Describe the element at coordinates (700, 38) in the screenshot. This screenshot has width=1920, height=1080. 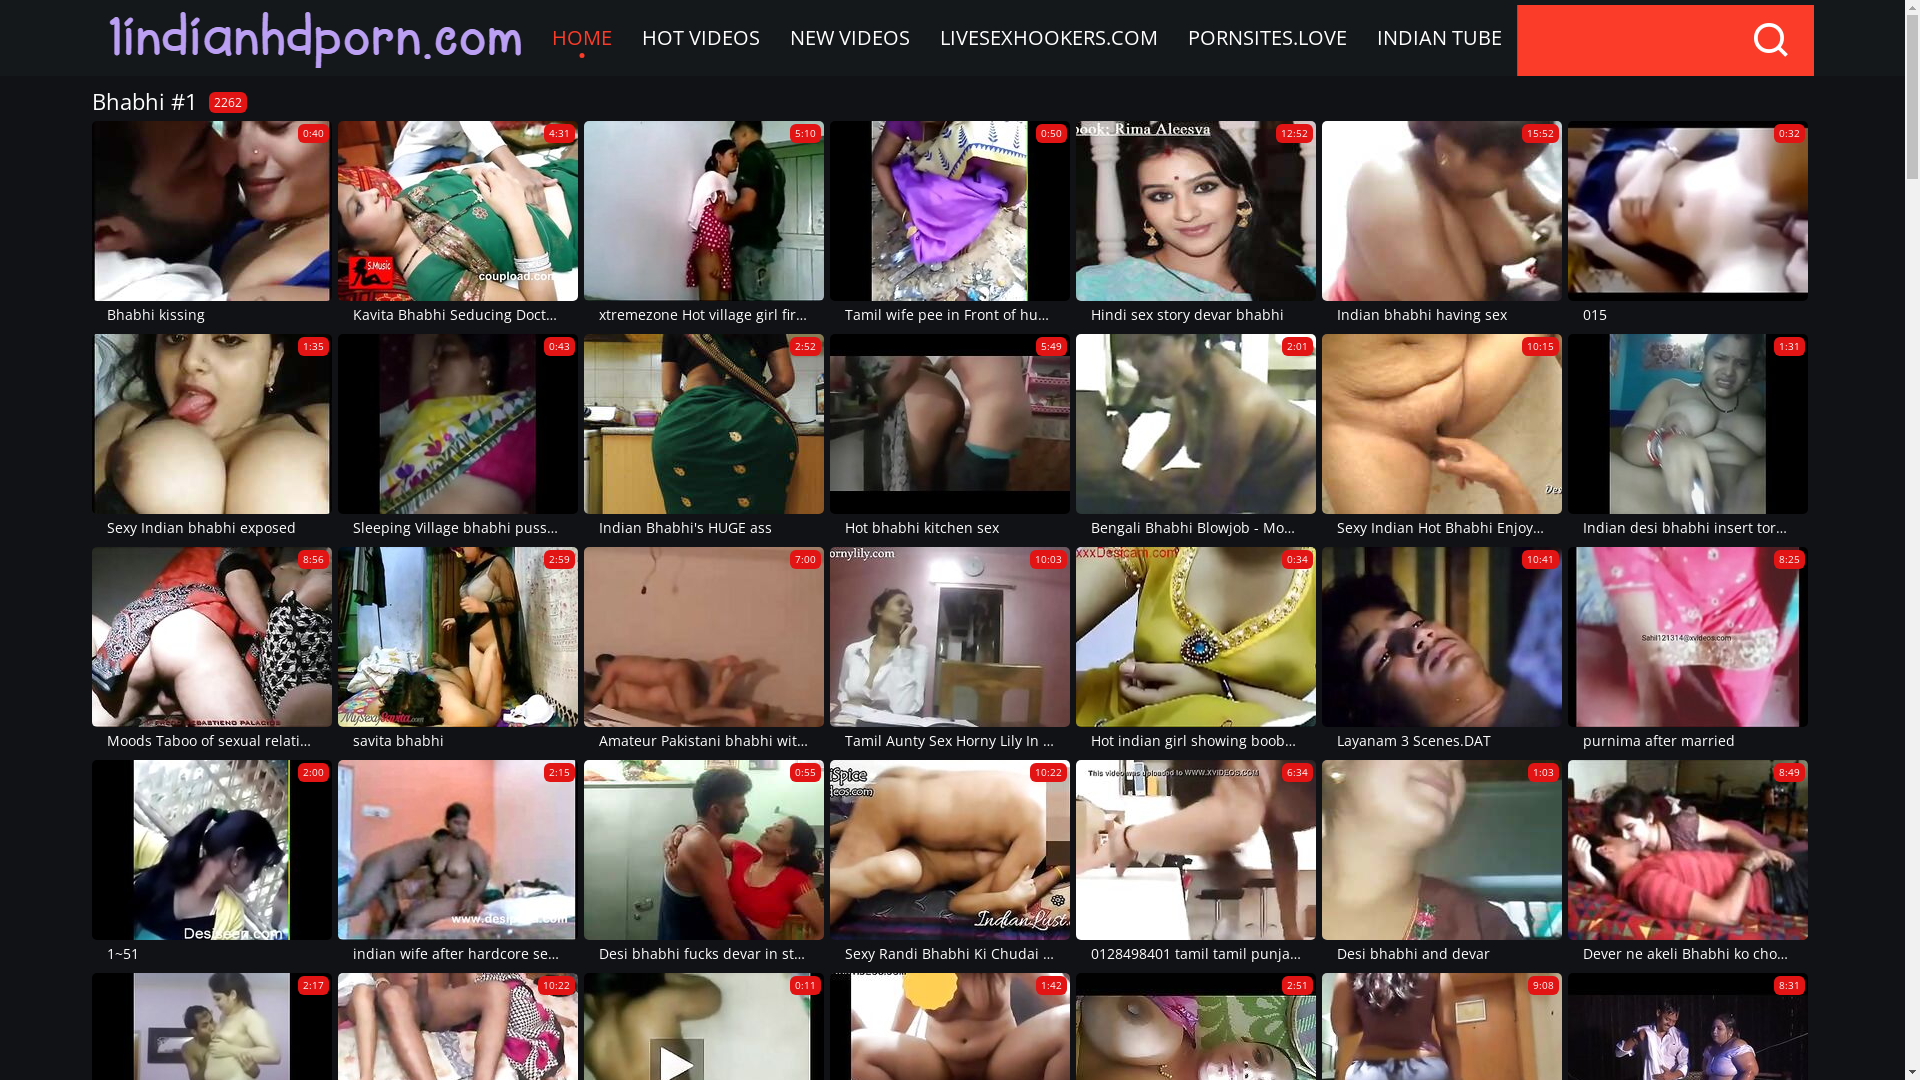
I see `'HOT VIDEOS'` at that location.